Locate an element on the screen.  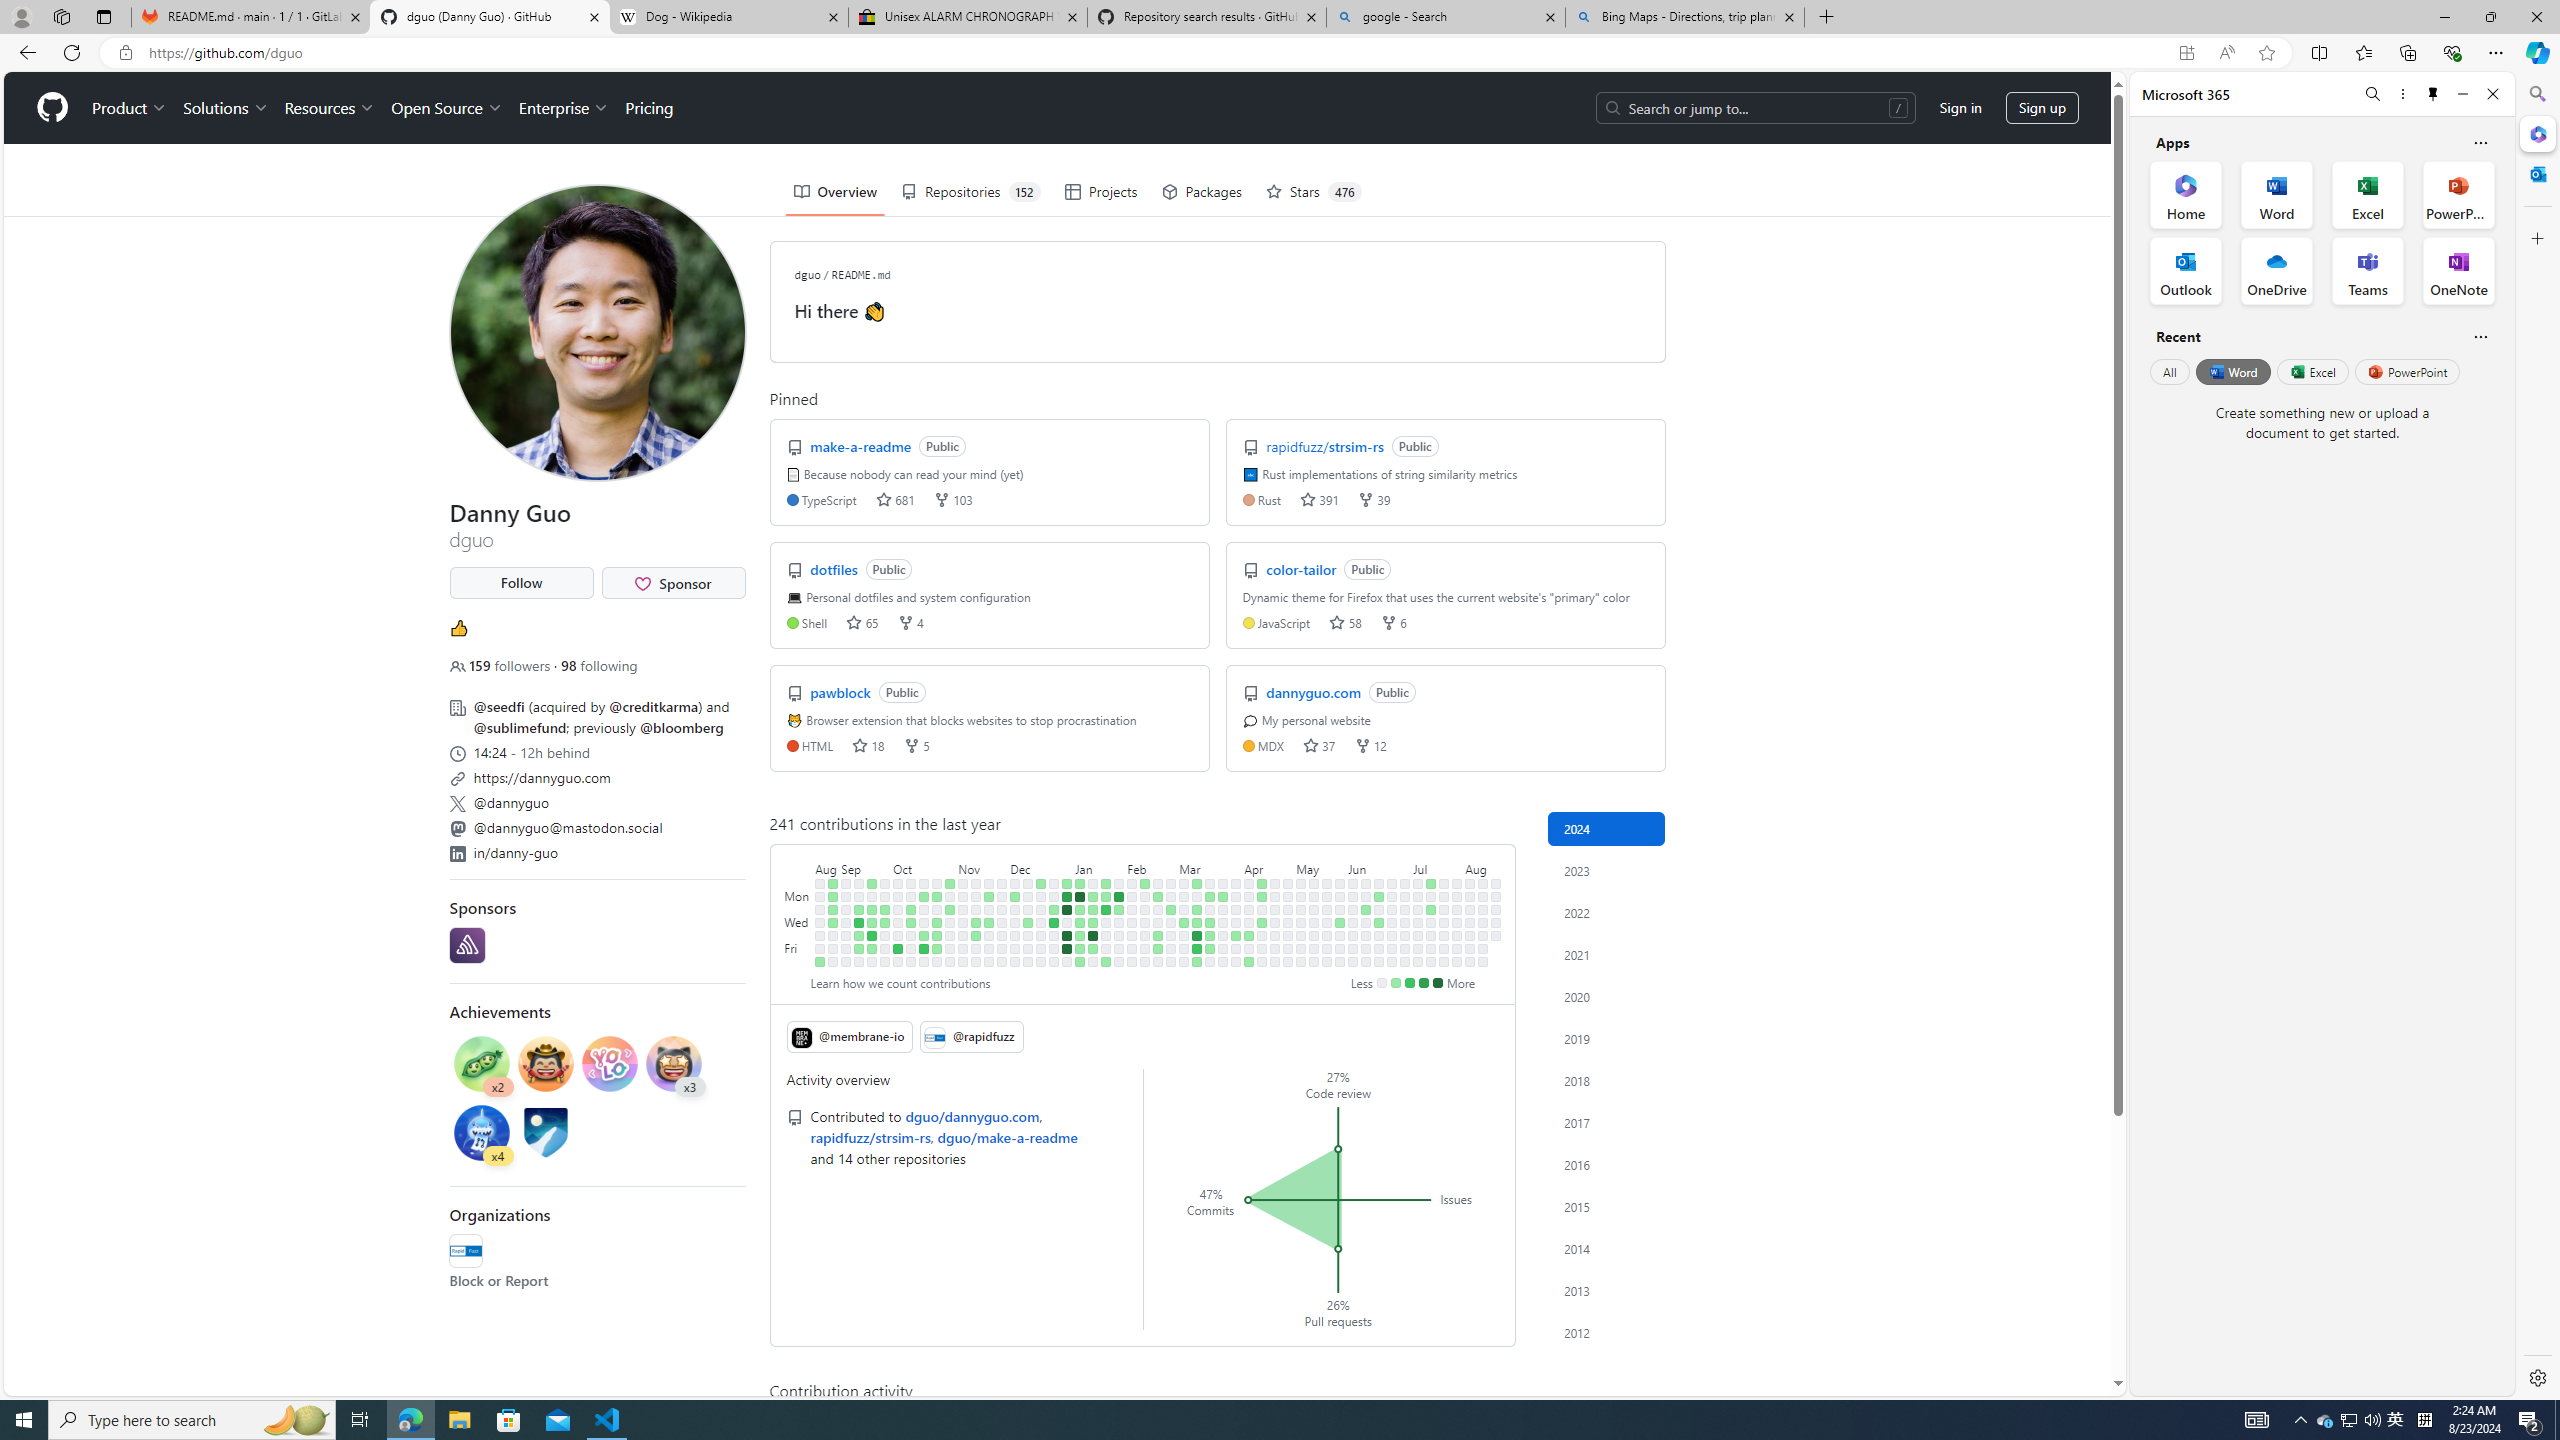
'Home Office App' is located at coordinates (2185, 195).